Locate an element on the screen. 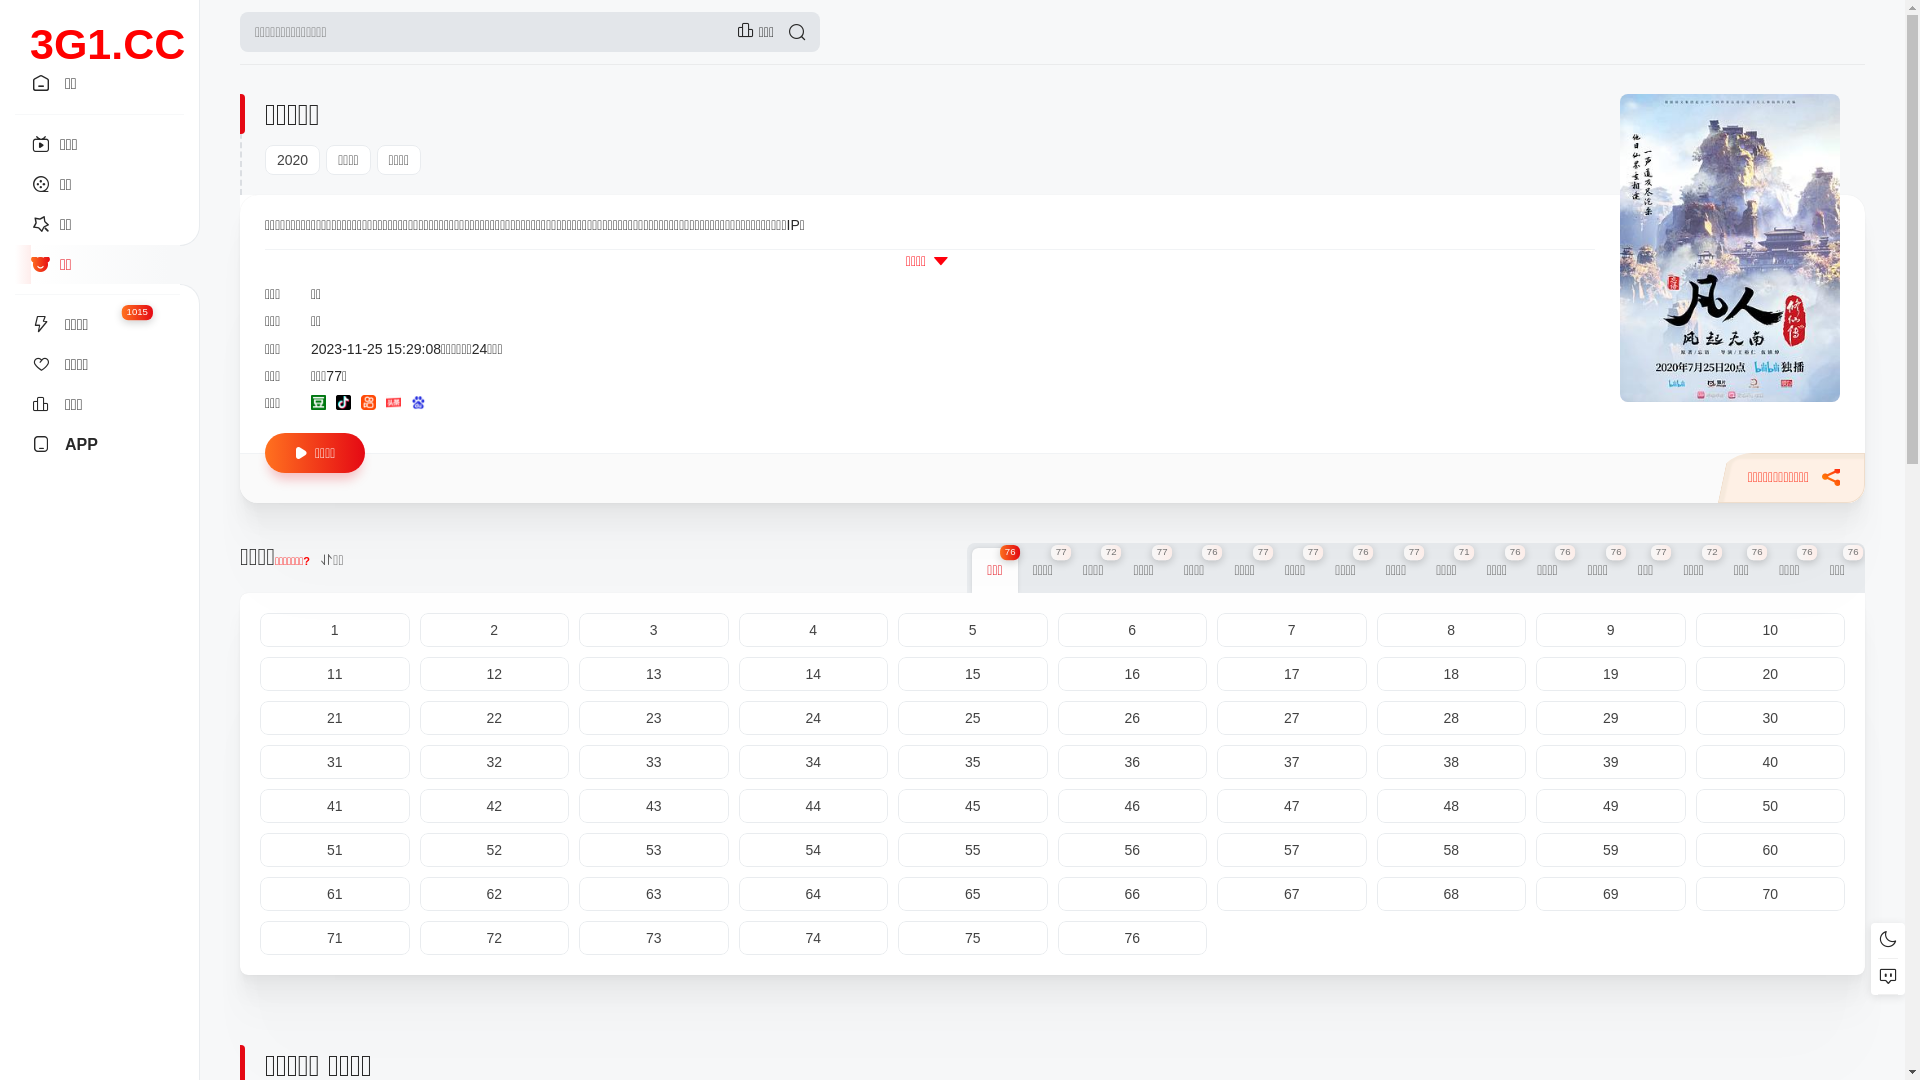  '57' is located at coordinates (1291, 849).